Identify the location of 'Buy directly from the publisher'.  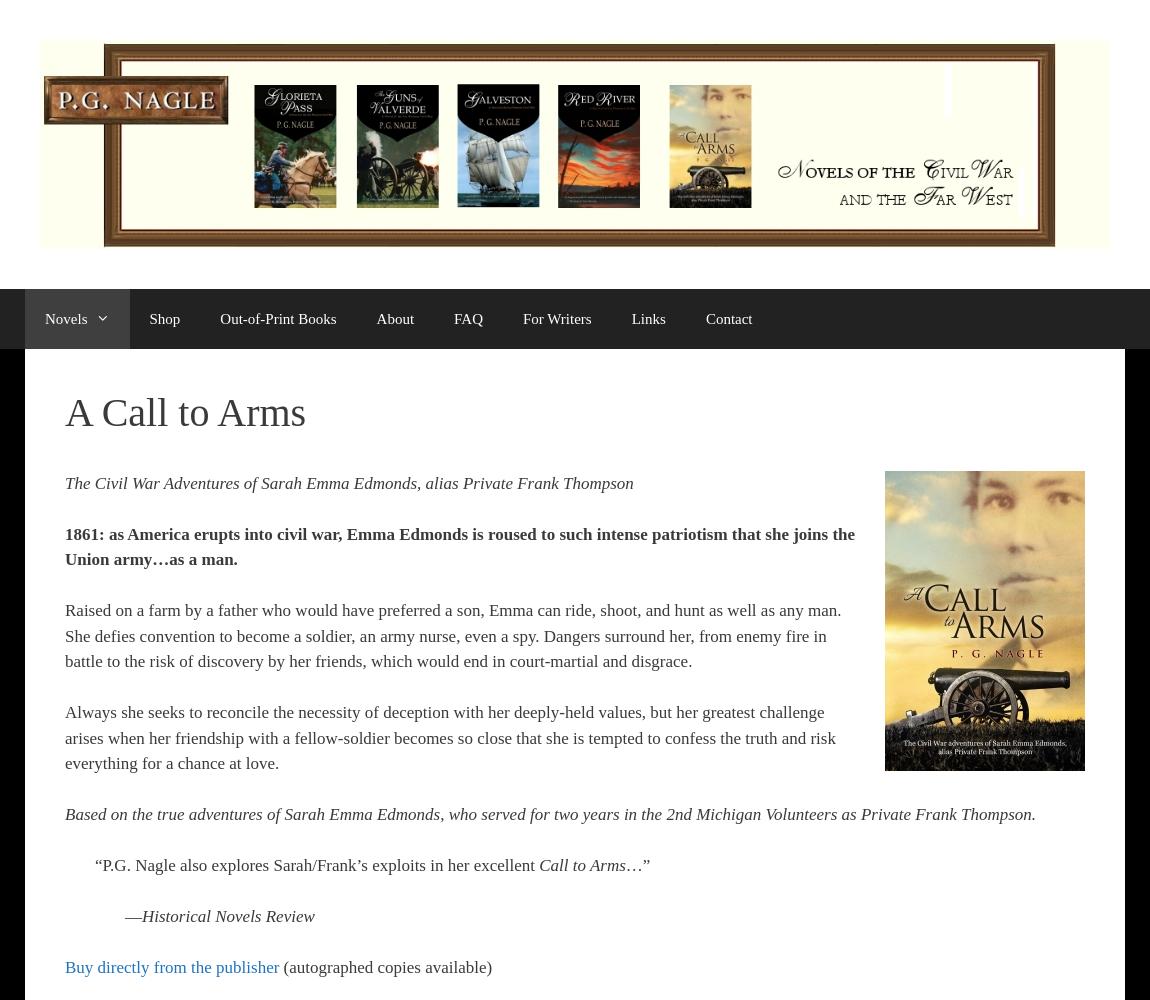
(63, 966).